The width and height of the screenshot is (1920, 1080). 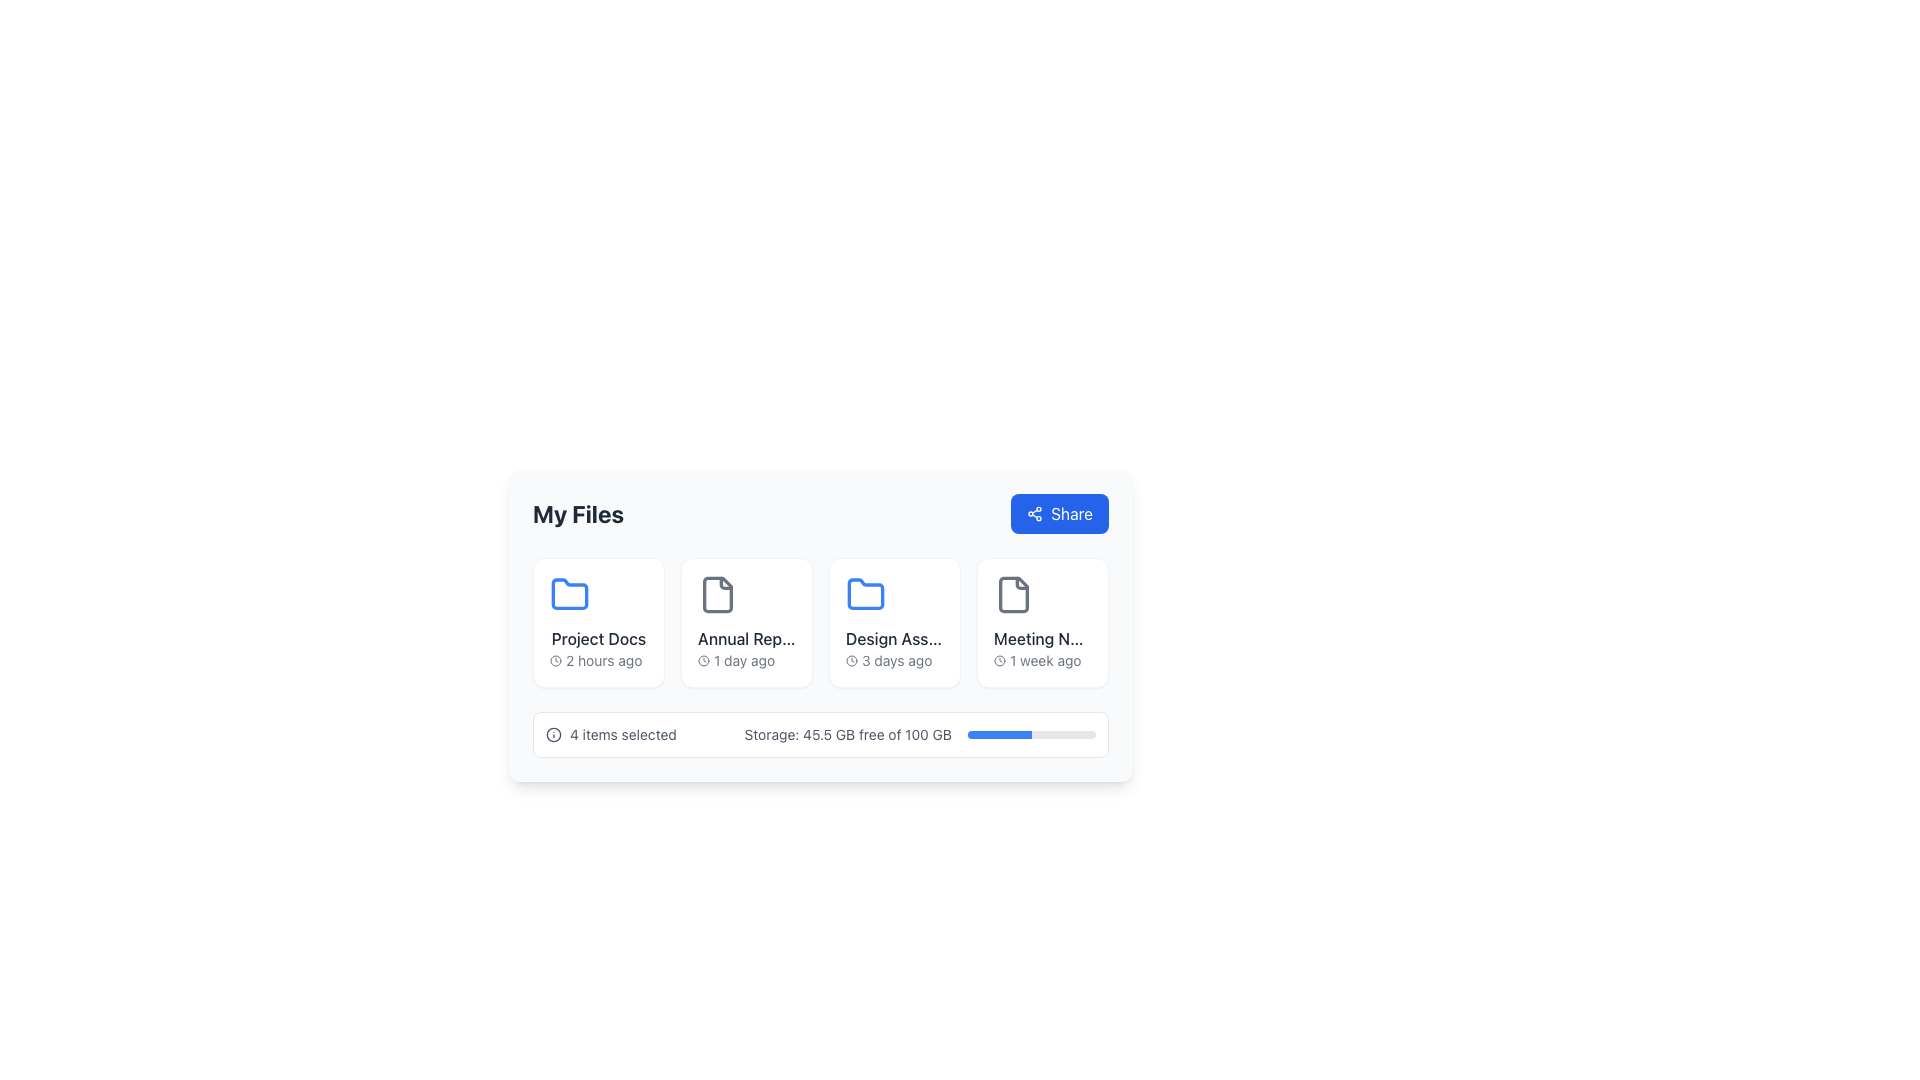 What do you see at coordinates (577, 512) in the screenshot?
I see `the 'My Files' static text label, which is bold and prominently displayed in dark gray as a title within the interface` at bounding box center [577, 512].